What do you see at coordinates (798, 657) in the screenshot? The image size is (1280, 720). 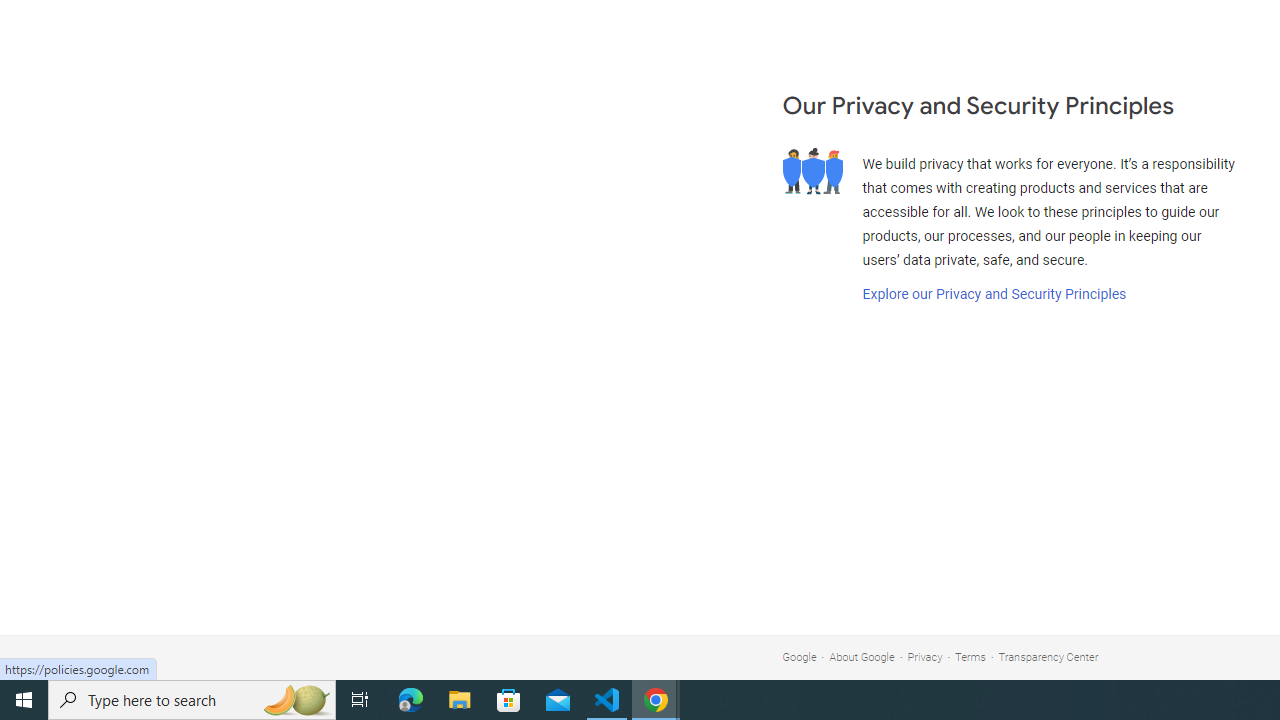 I see `'Google'` at bounding box center [798, 657].